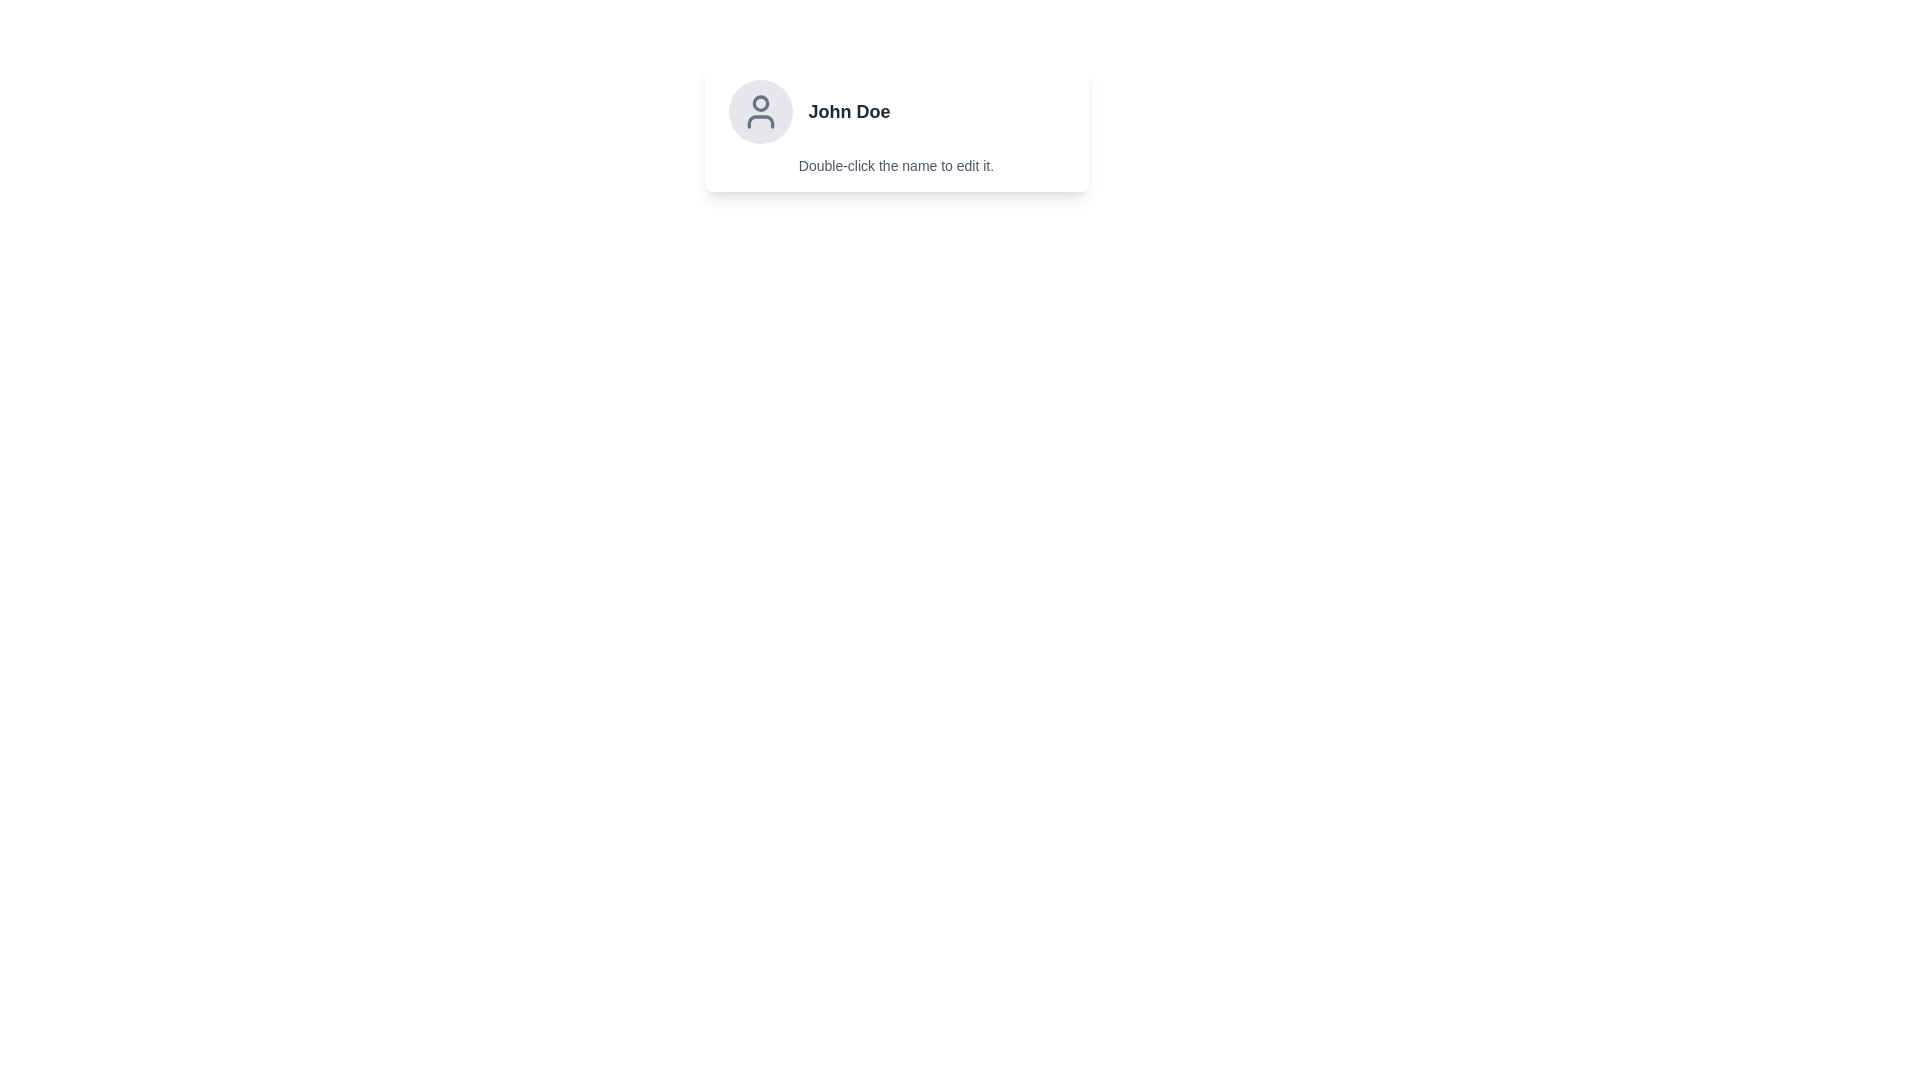 This screenshot has height=1080, width=1920. Describe the element at coordinates (759, 103) in the screenshot. I see `the SVG circle element representing the head of the humanoid silhouette in the user avatar icon for the profile of 'John Doe'` at that location.